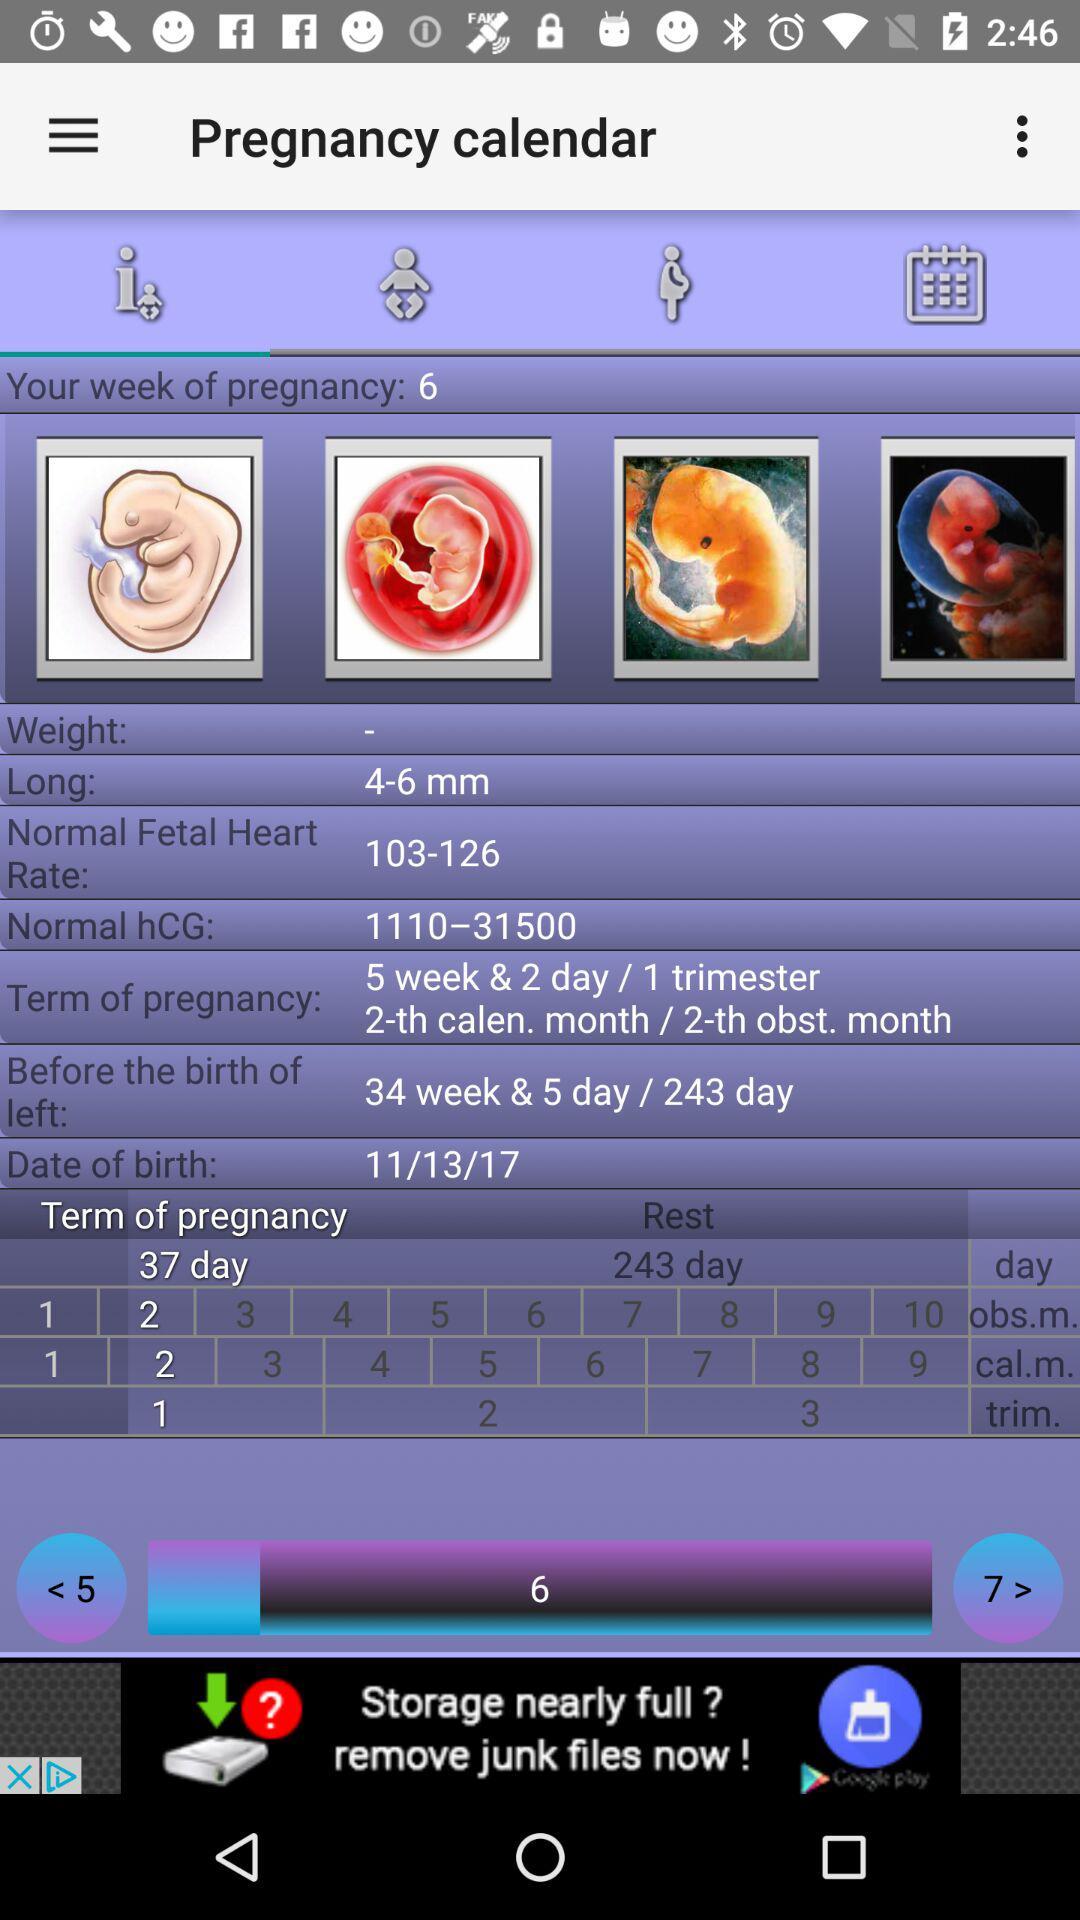  What do you see at coordinates (540, 1727) in the screenshot?
I see `download option` at bounding box center [540, 1727].